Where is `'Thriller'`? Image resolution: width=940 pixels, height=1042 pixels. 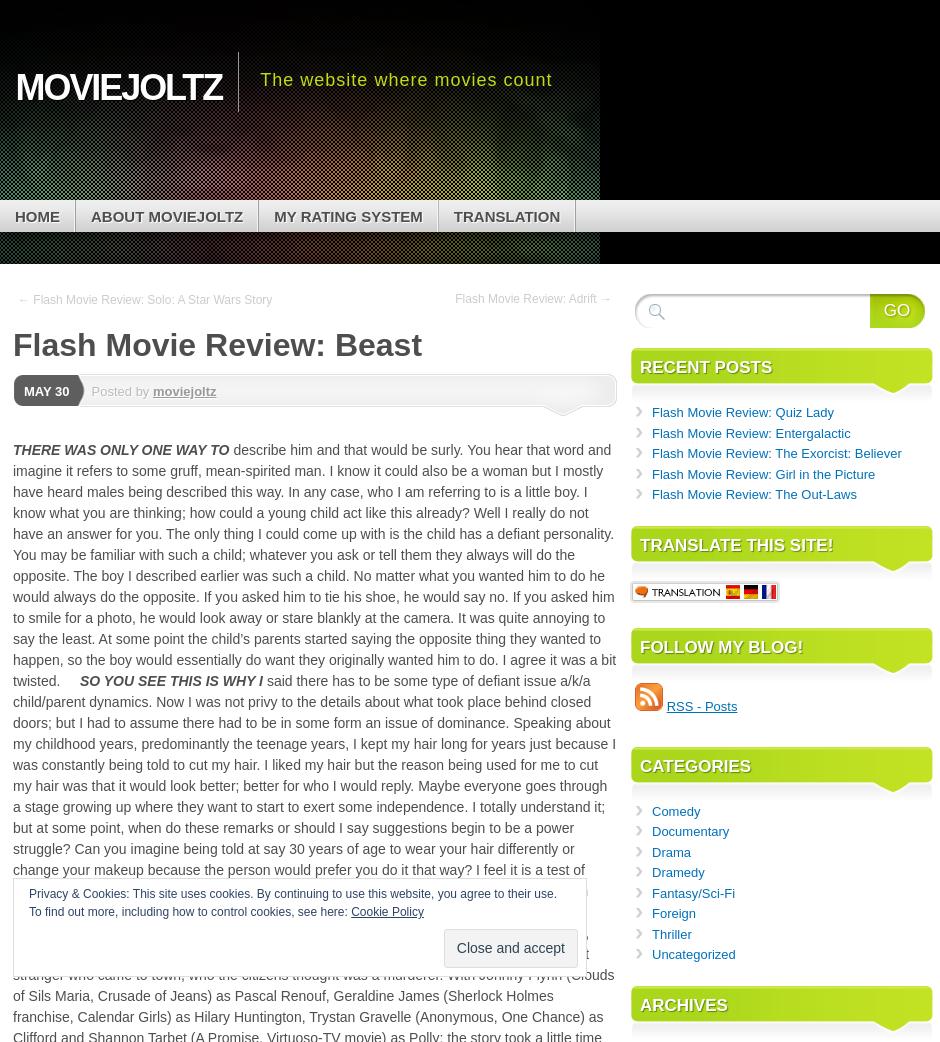
'Thriller' is located at coordinates (670, 932).